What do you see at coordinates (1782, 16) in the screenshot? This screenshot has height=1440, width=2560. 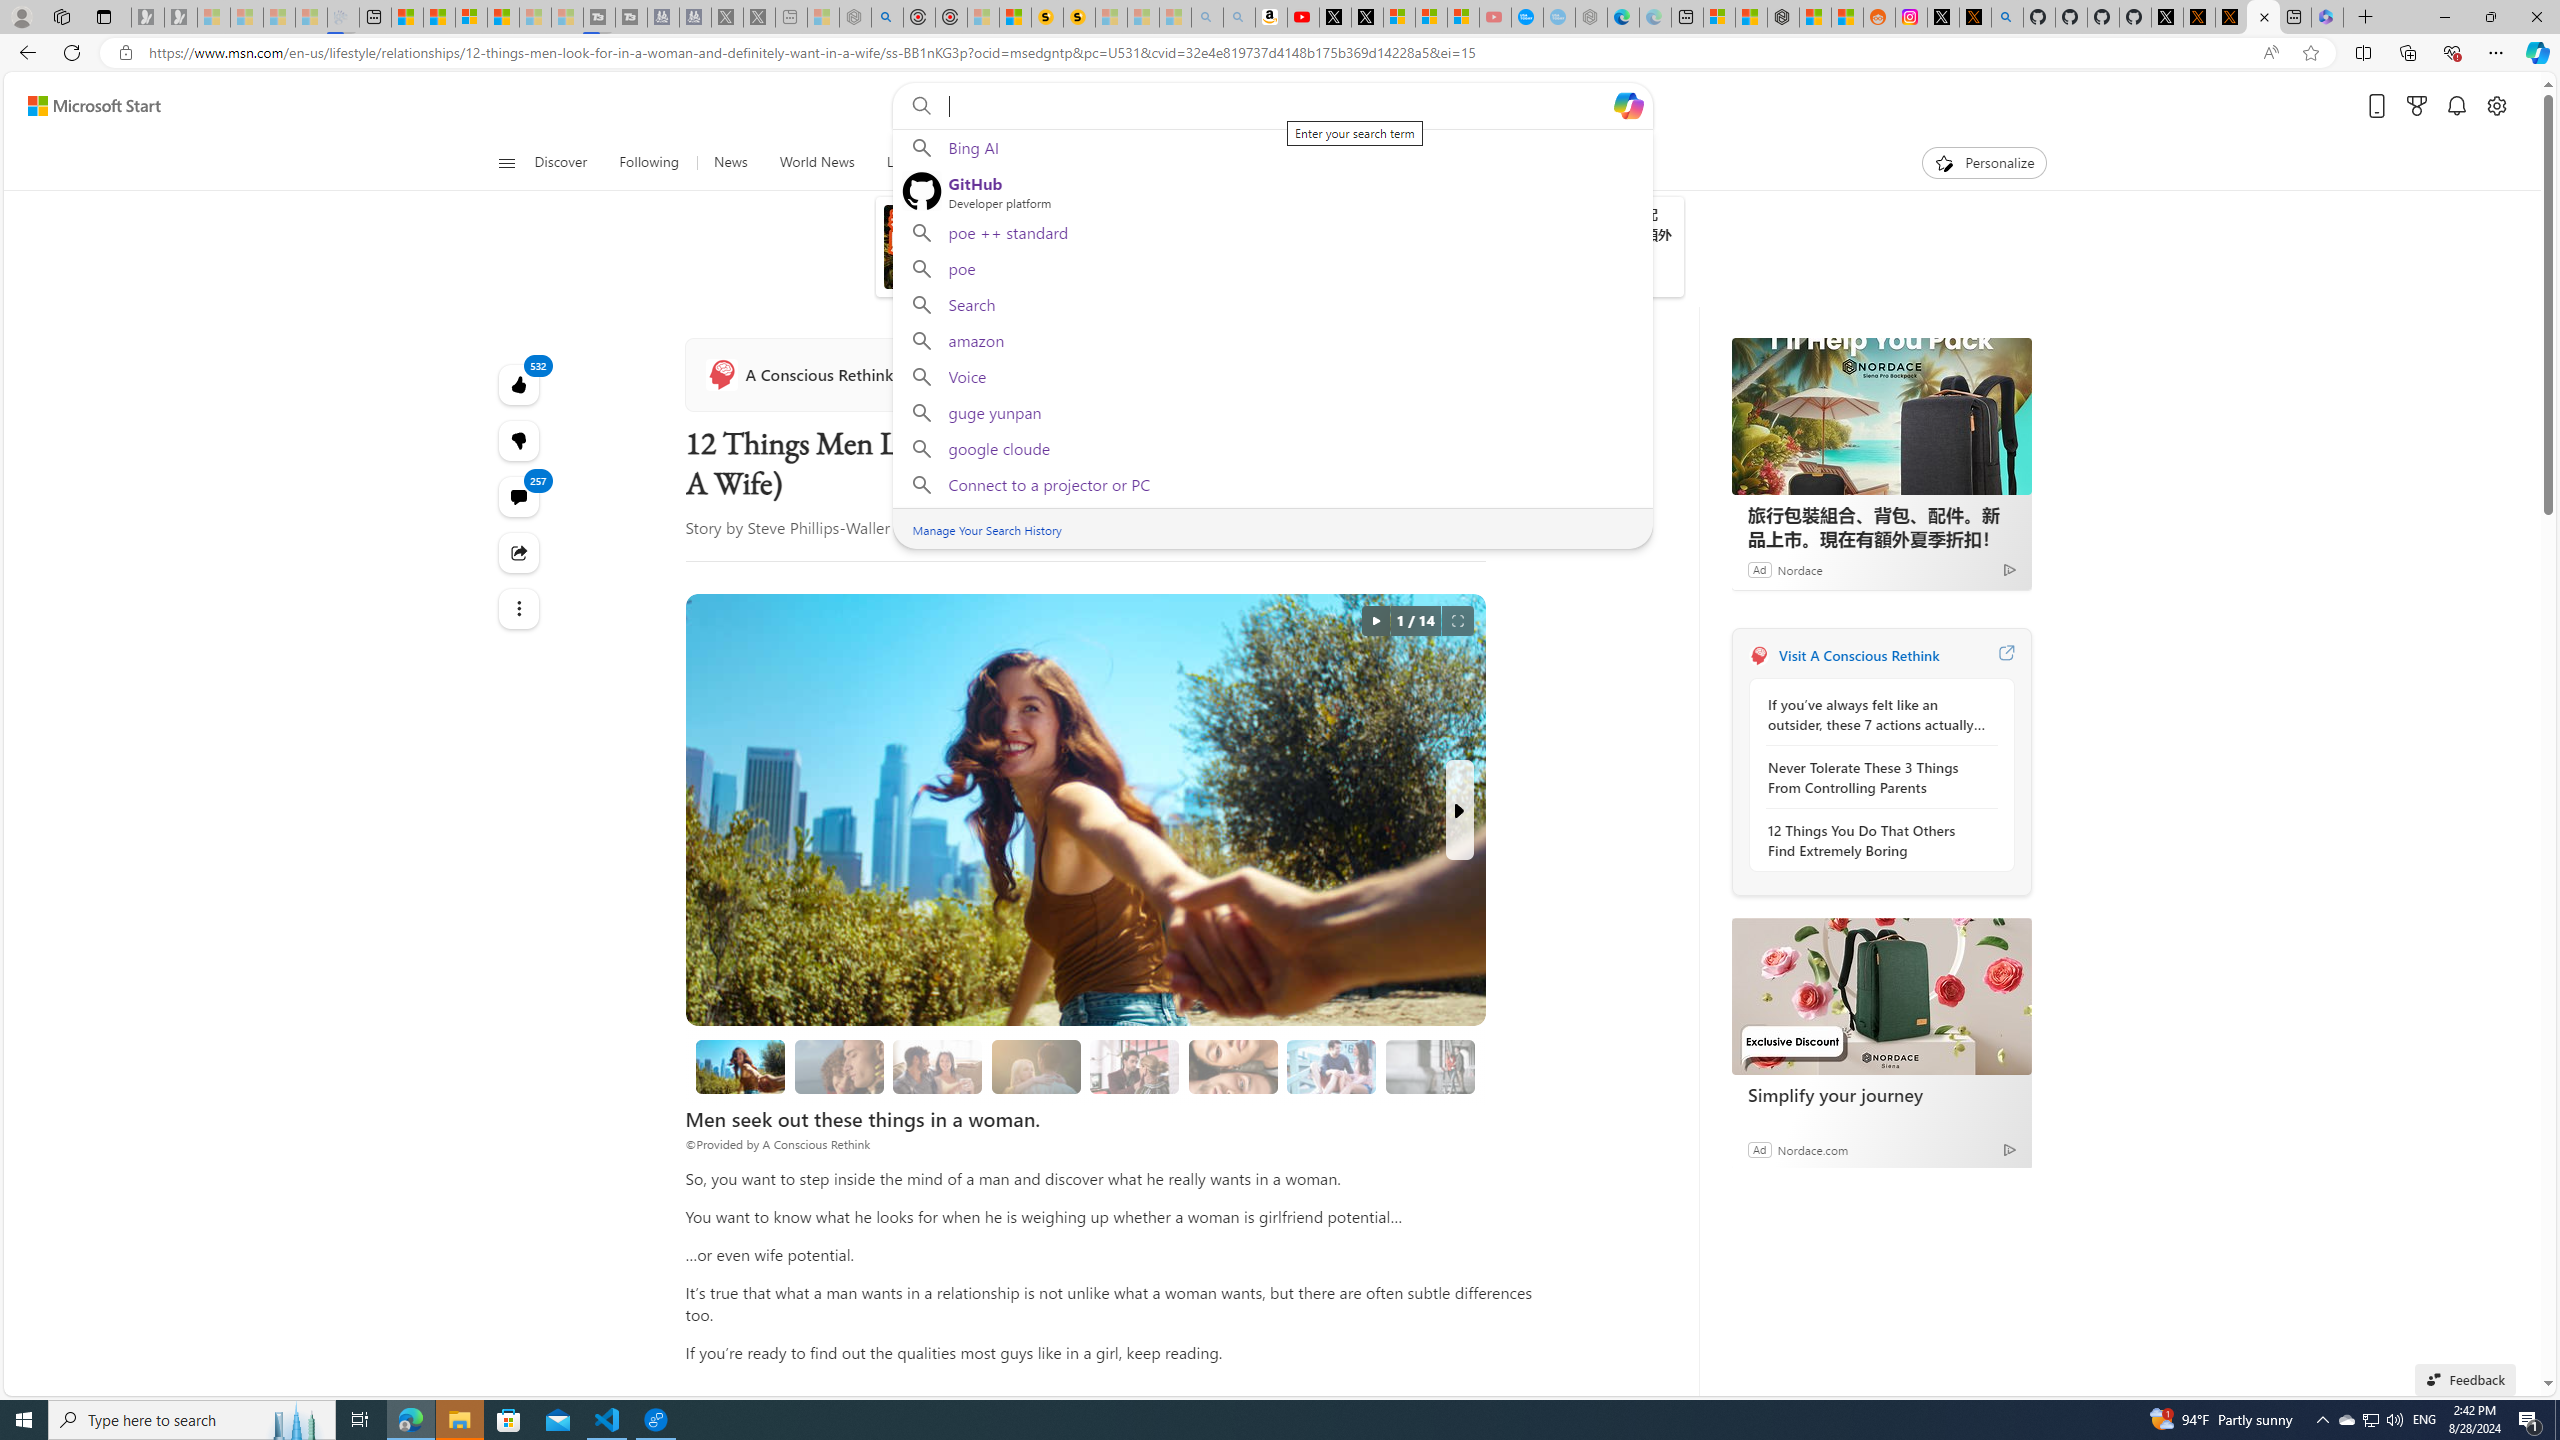 I see `'Nordace - Duffels'` at bounding box center [1782, 16].